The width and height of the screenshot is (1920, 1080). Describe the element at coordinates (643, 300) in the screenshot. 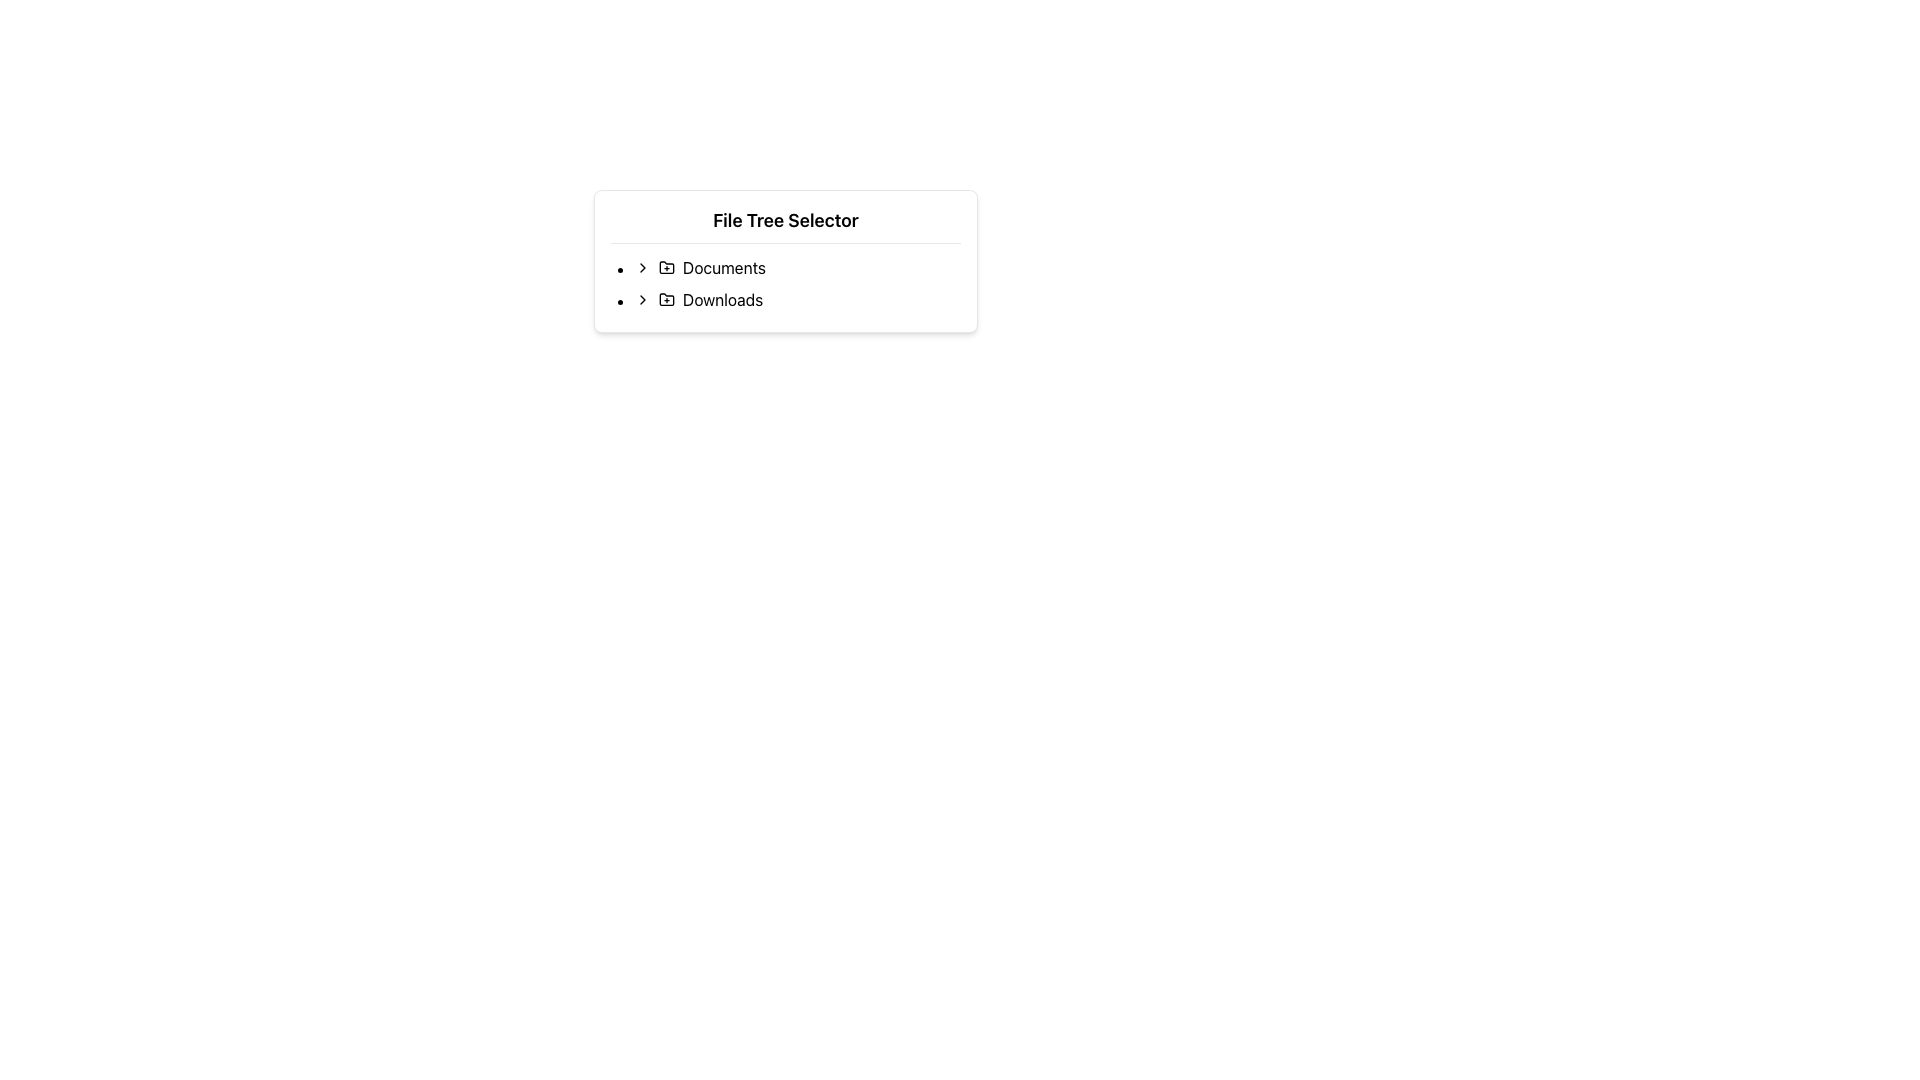

I see `the chevron icon pointing right located before the folder icon and title 'Downloads' in the file tree view` at that location.